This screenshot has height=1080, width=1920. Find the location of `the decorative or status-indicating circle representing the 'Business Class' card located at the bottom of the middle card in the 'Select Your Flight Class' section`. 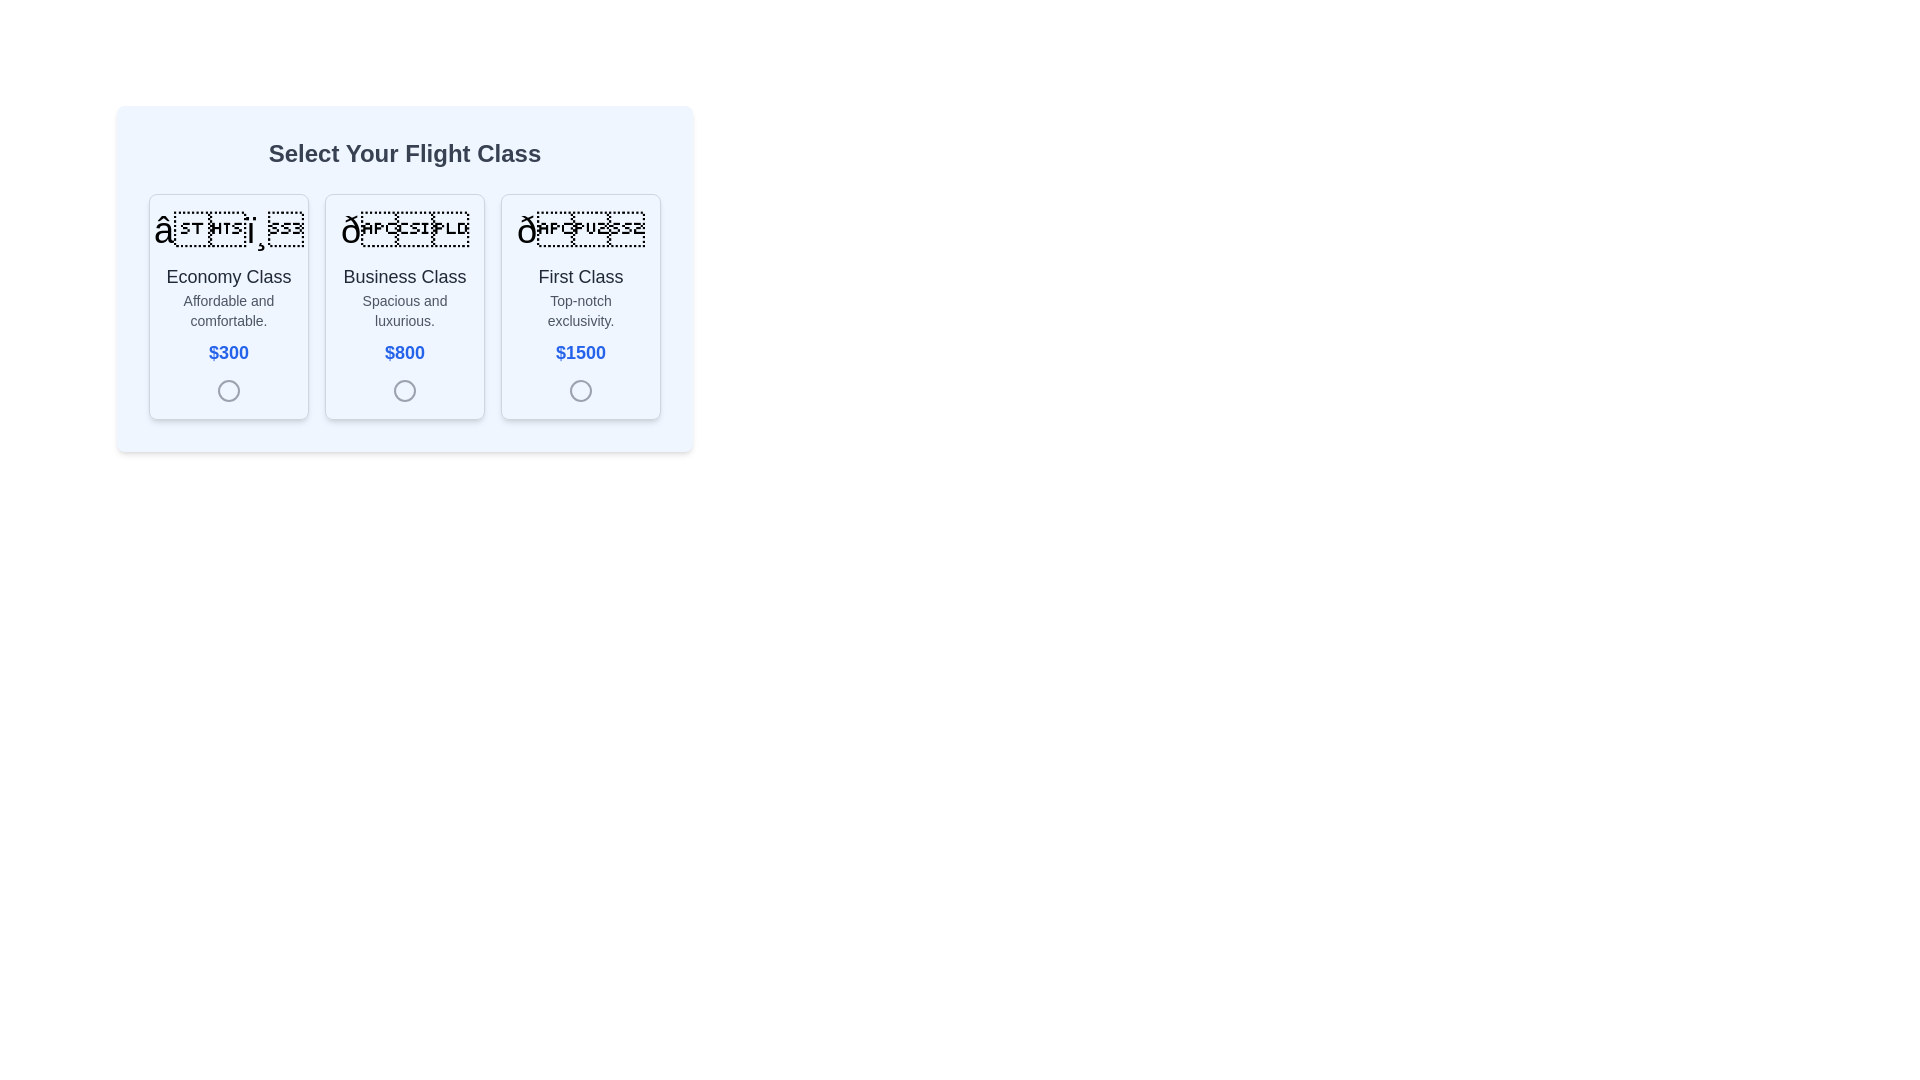

the decorative or status-indicating circle representing the 'Business Class' card located at the bottom of the middle card in the 'Select Your Flight Class' section is located at coordinates (403, 390).